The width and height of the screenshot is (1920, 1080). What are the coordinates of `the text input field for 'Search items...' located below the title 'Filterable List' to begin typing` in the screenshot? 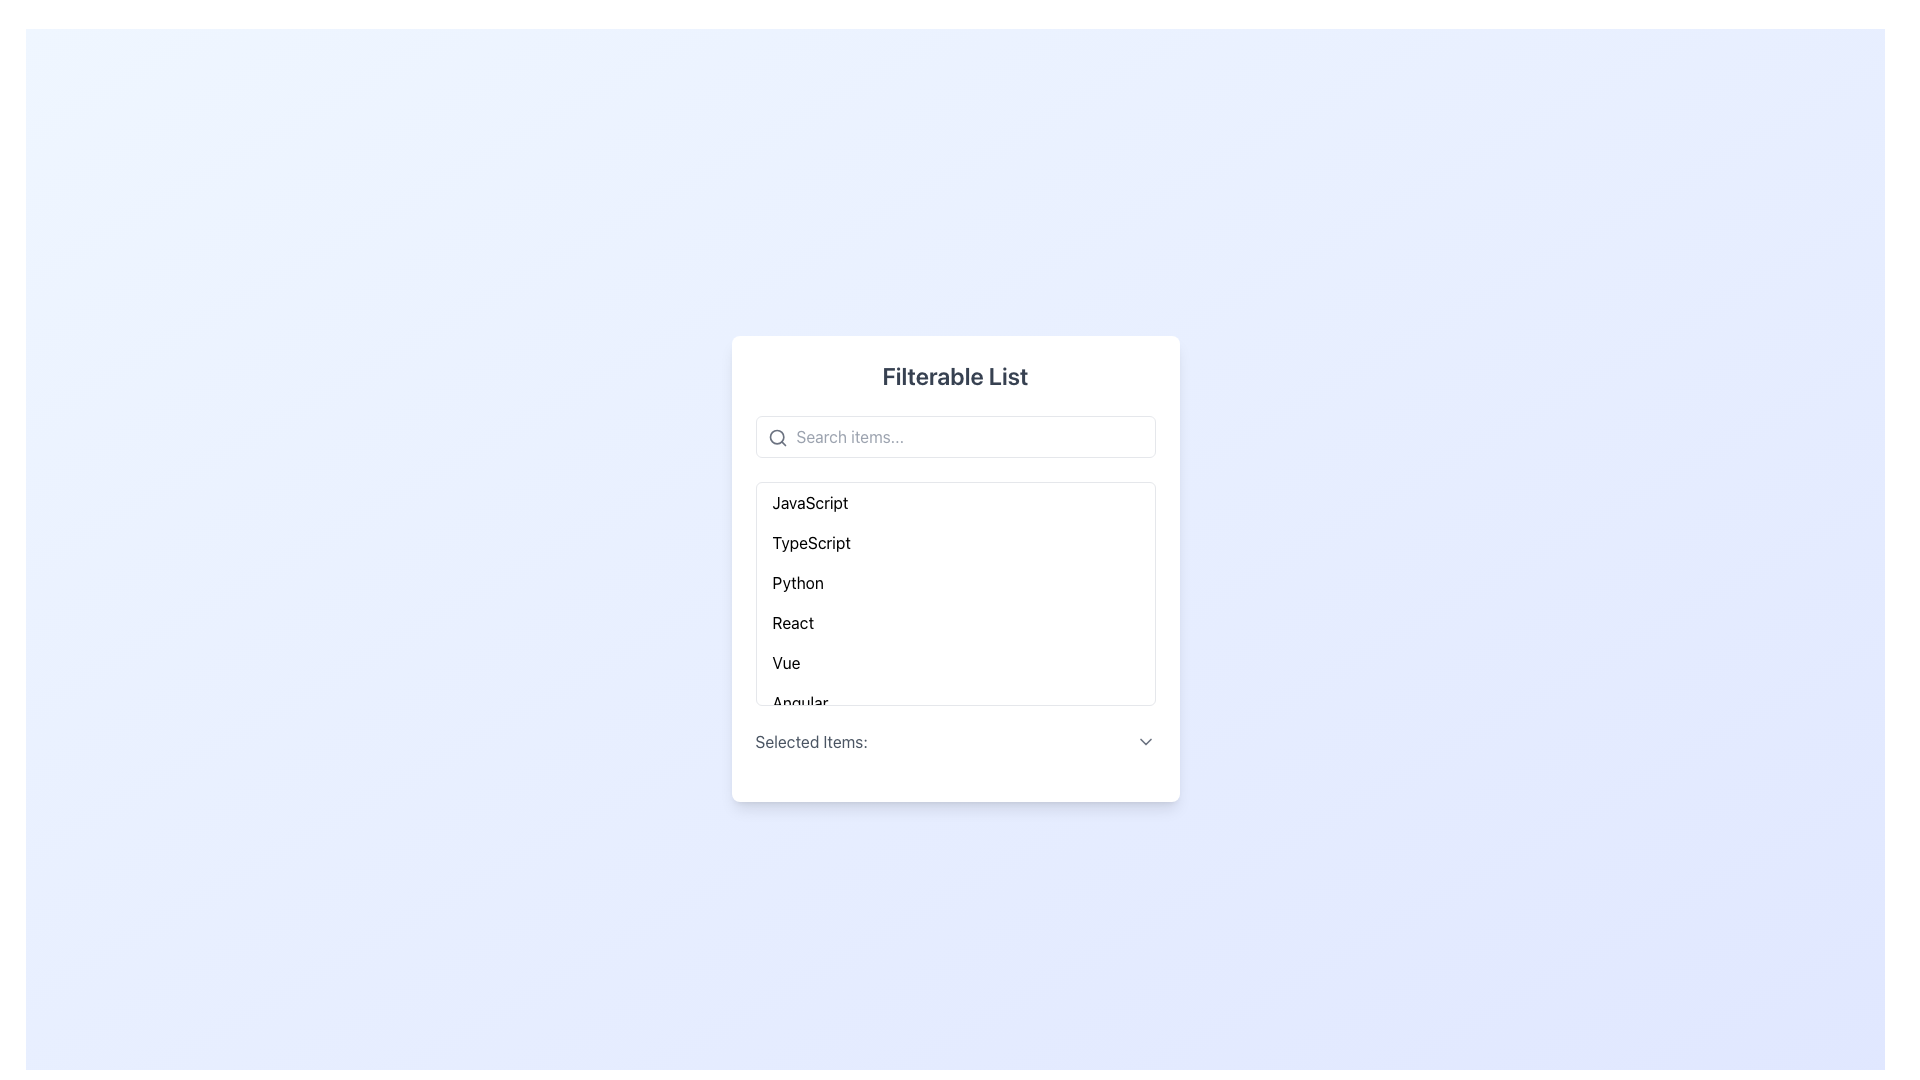 It's located at (954, 435).